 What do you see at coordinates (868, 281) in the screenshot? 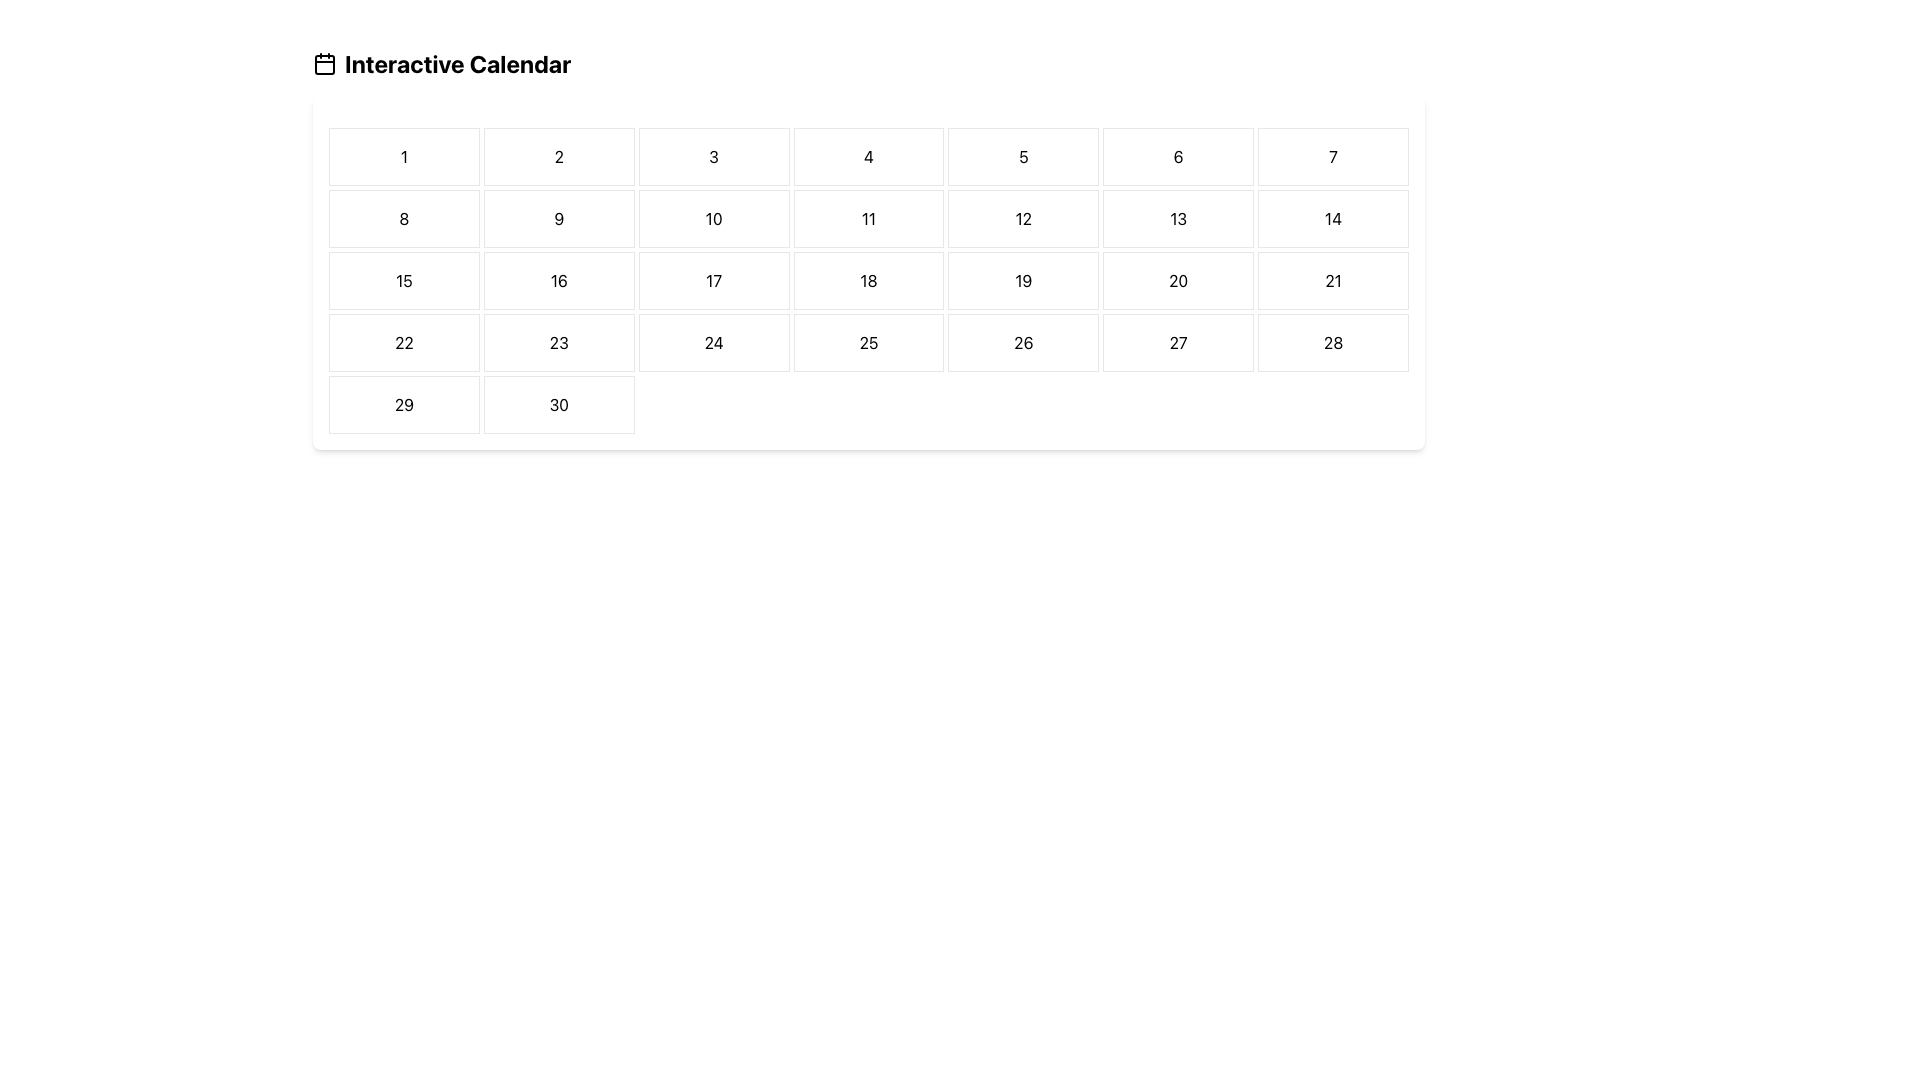
I see `the calendar cell displaying the number '18'` at bounding box center [868, 281].